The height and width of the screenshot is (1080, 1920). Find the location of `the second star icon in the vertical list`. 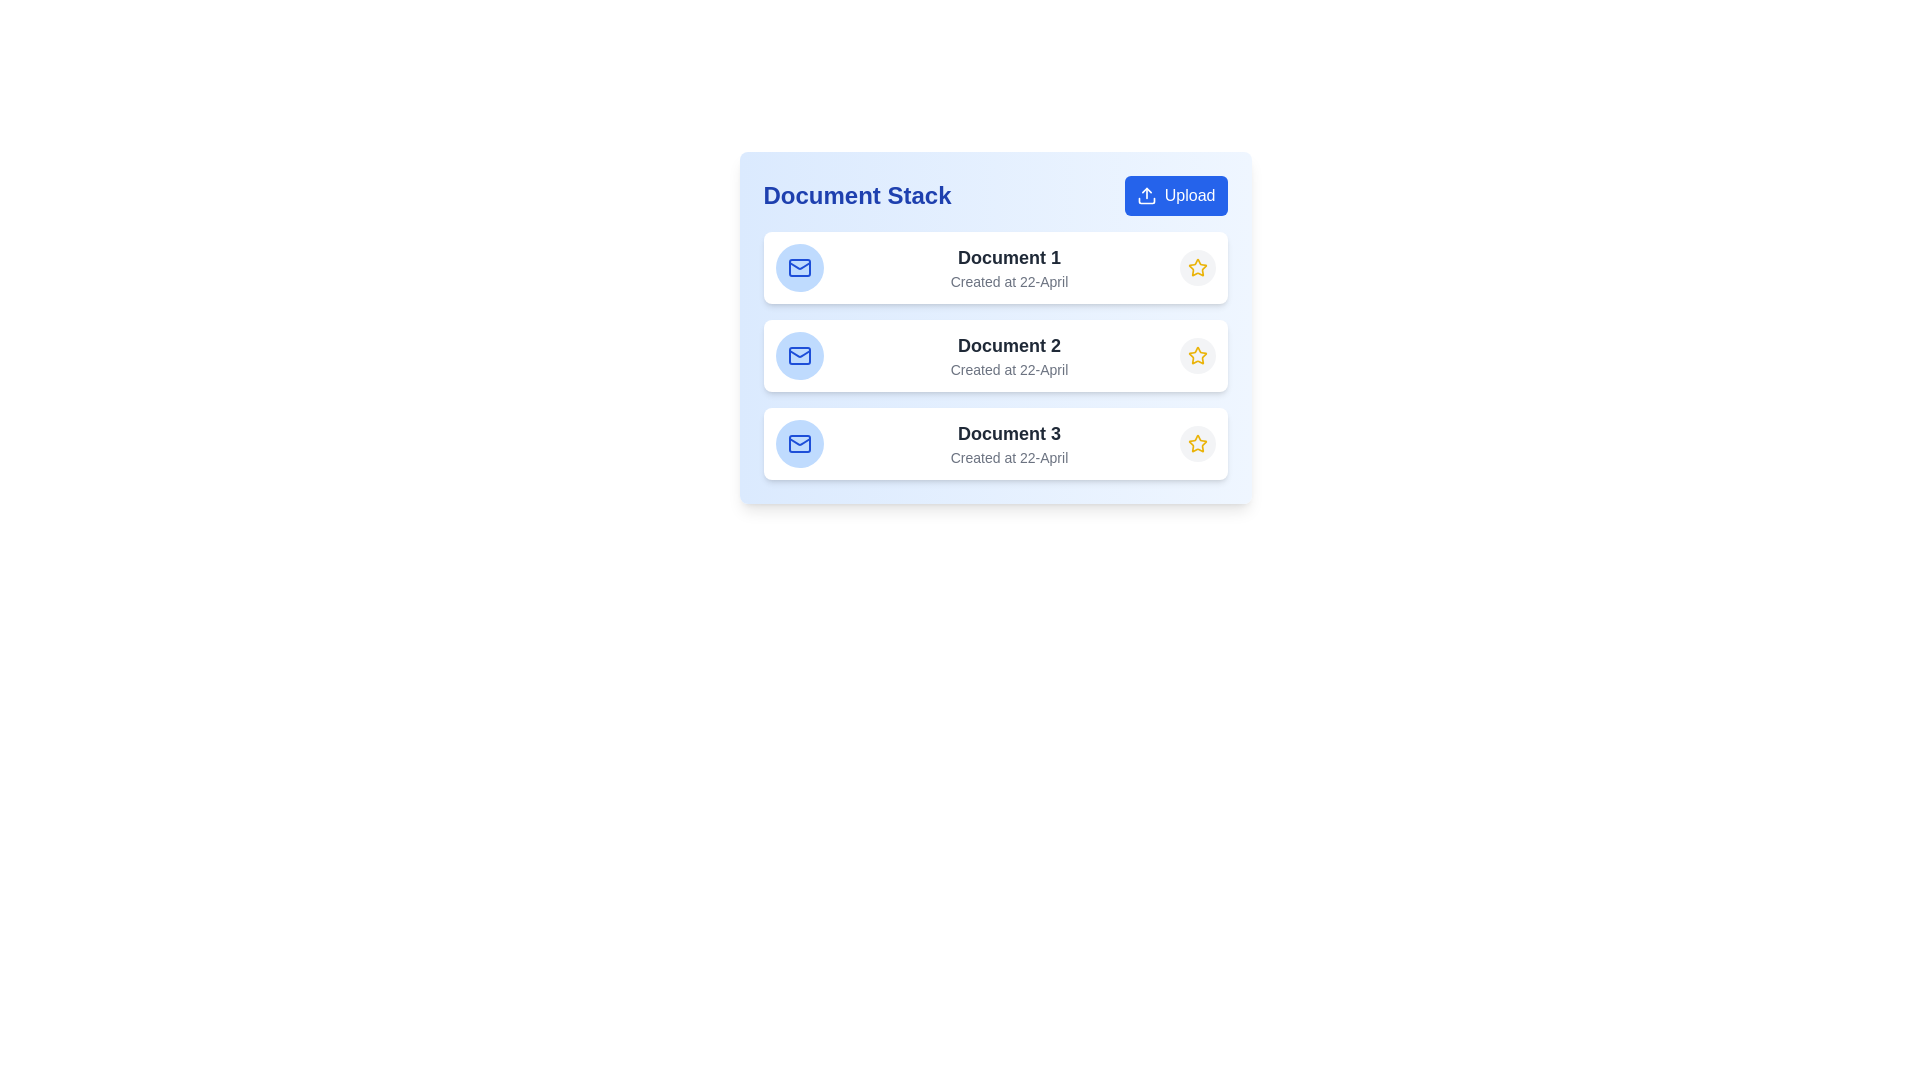

the second star icon in the vertical list is located at coordinates (1197, 354).